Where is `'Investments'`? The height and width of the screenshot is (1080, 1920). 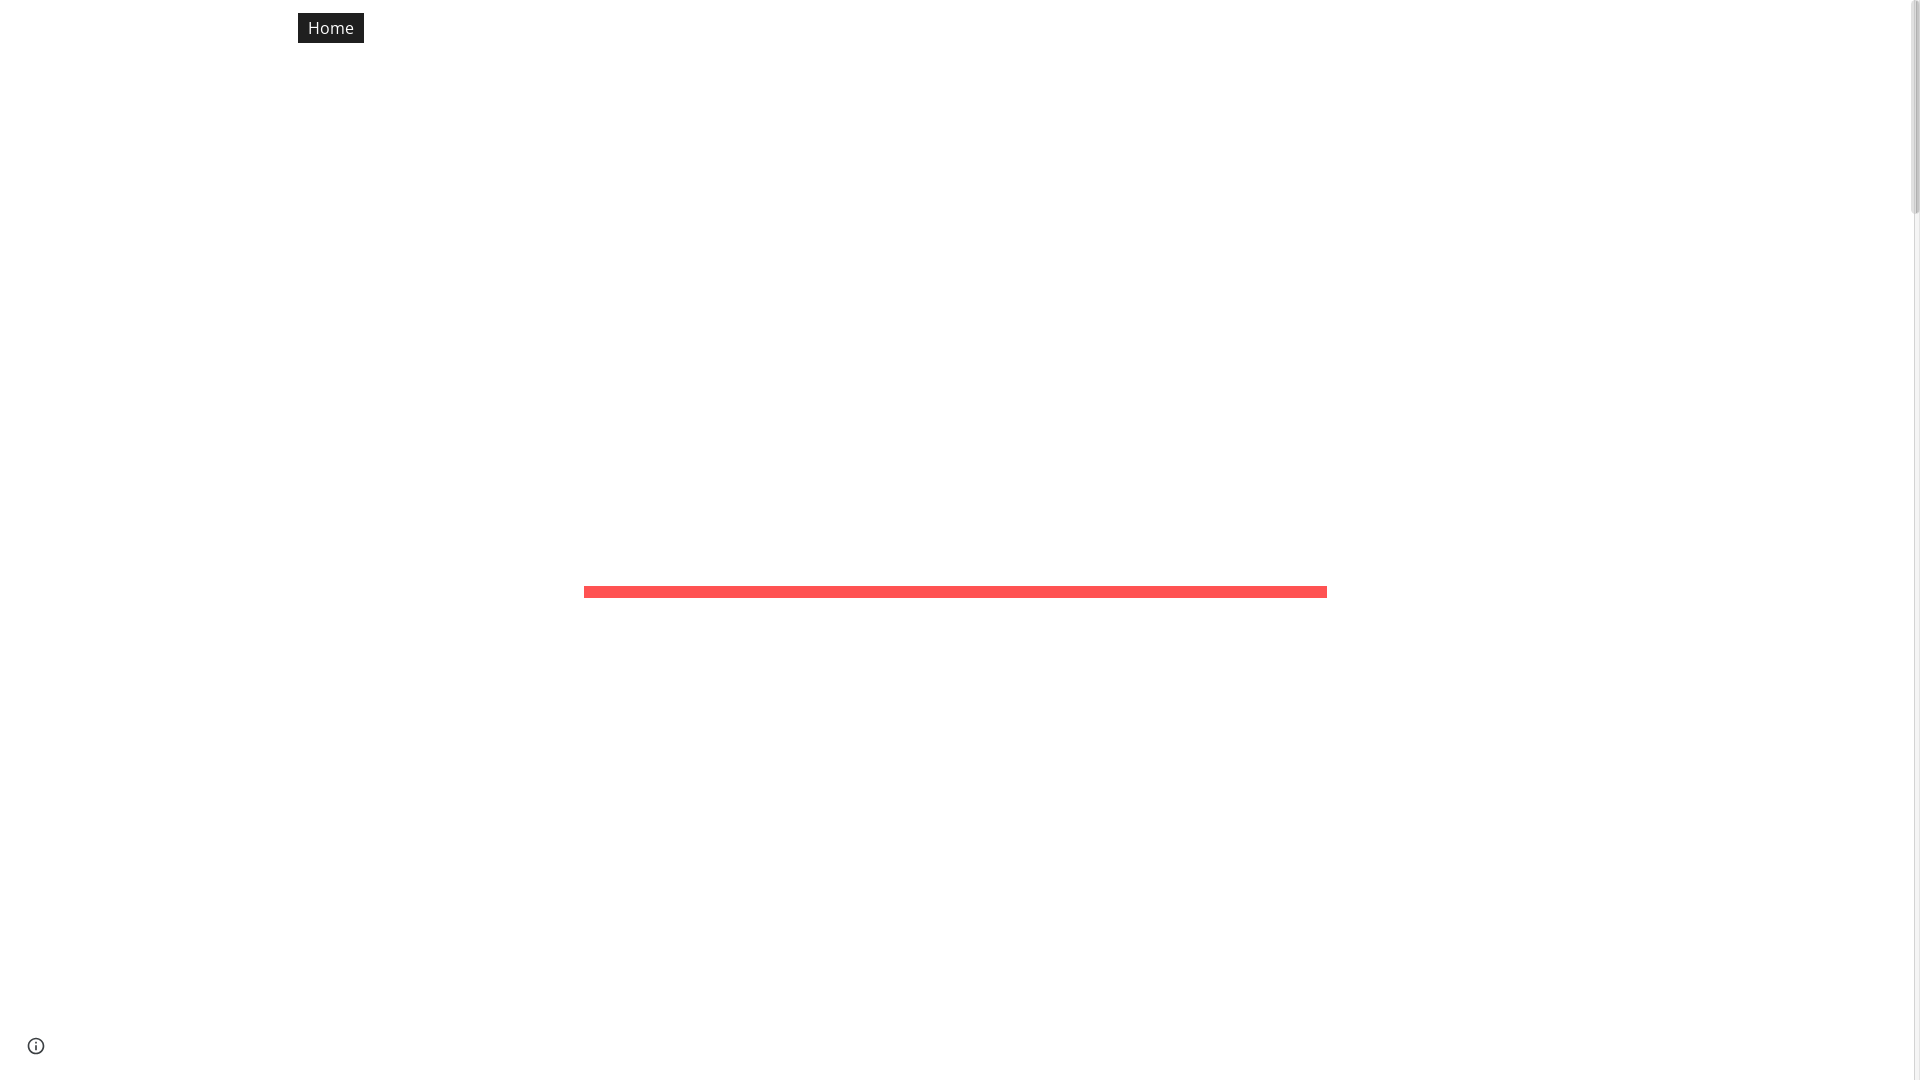 'Investments' is located at coordinates (906, 27).